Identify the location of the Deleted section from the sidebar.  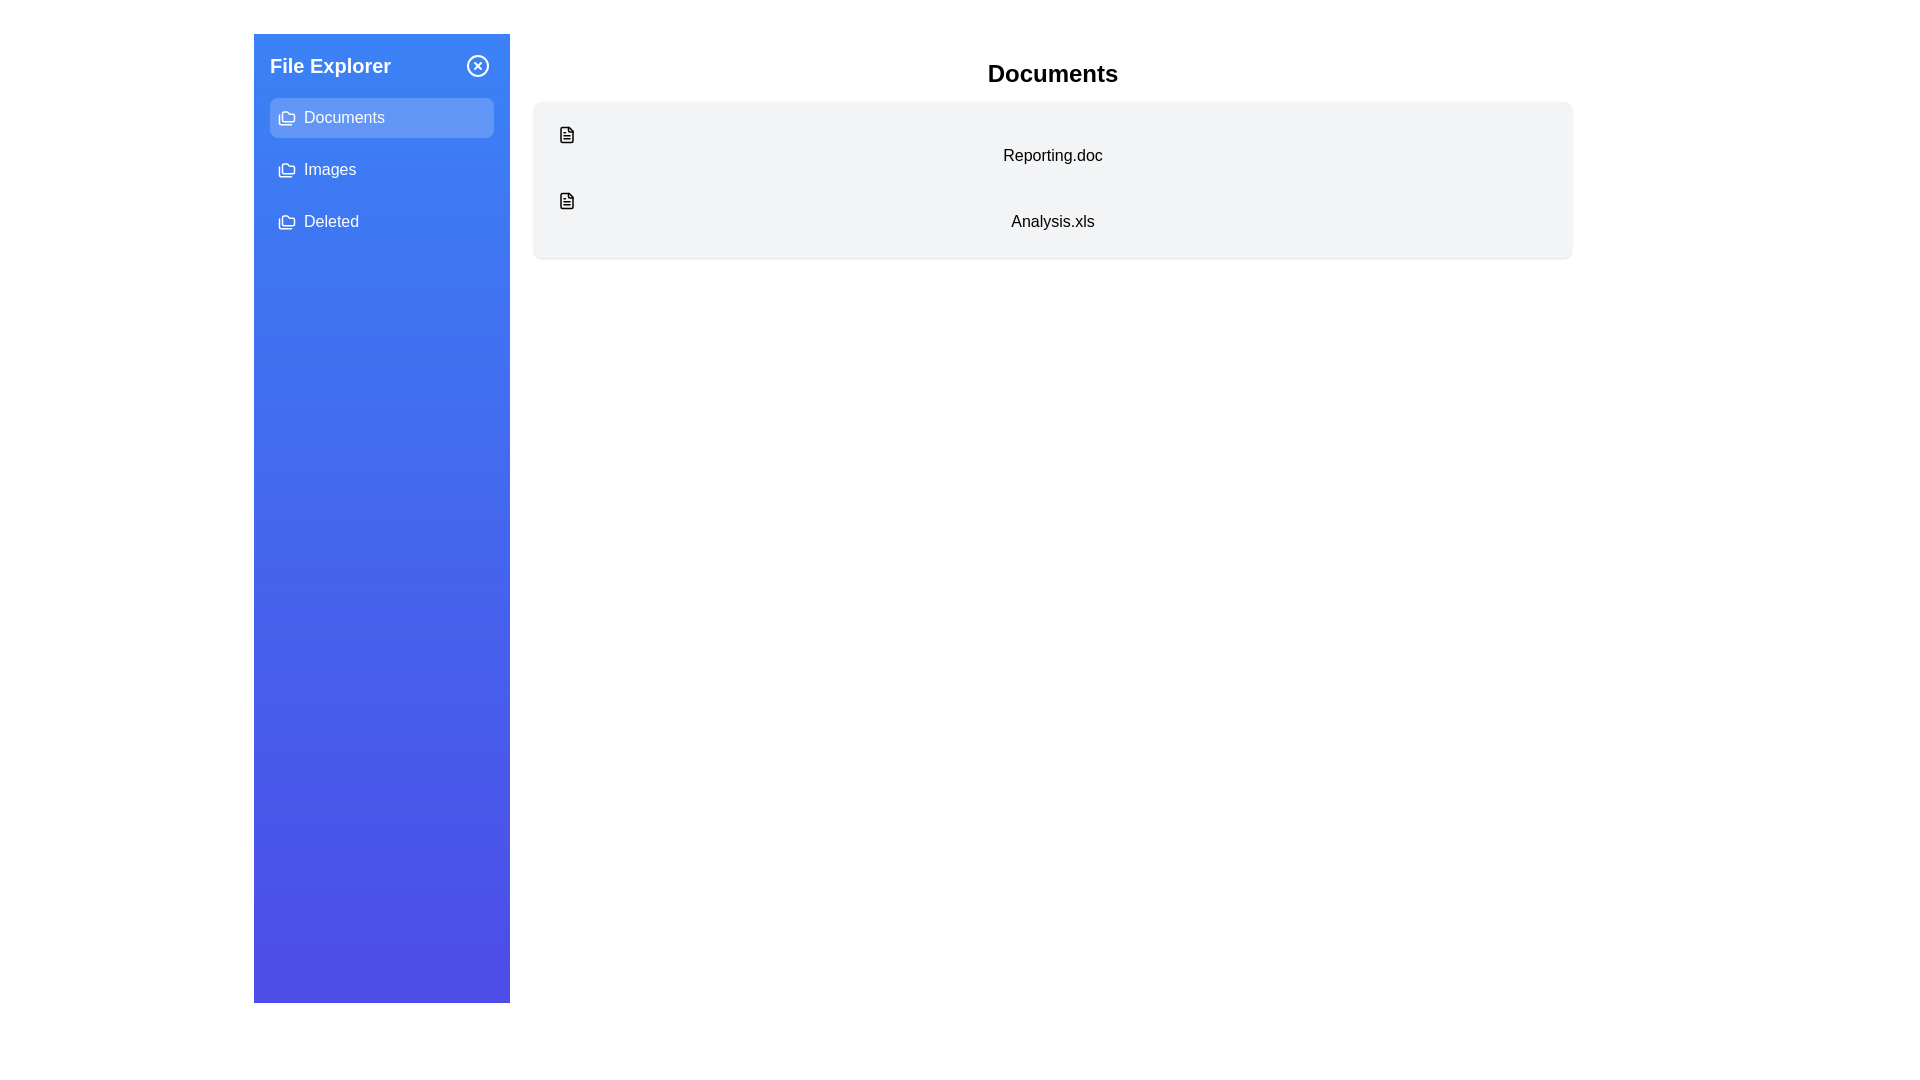
(382, 222).